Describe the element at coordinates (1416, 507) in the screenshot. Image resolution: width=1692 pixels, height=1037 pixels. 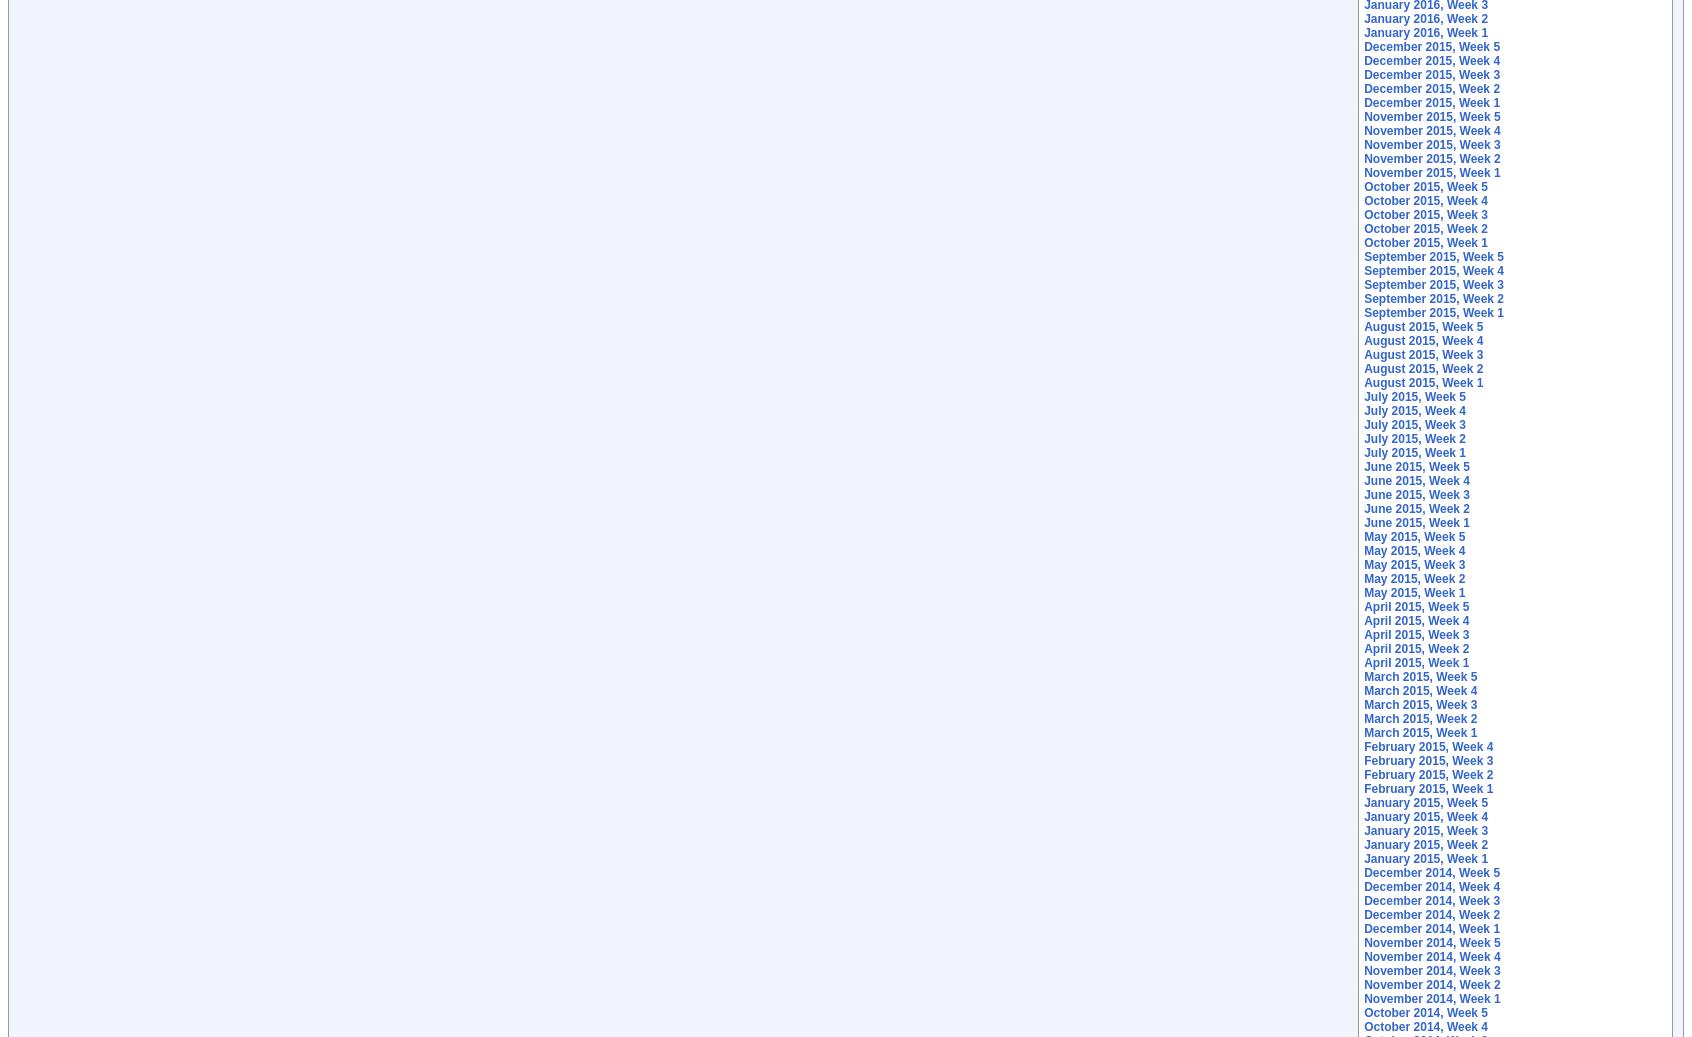
I see `'June 2015, Week 2'` at that location.